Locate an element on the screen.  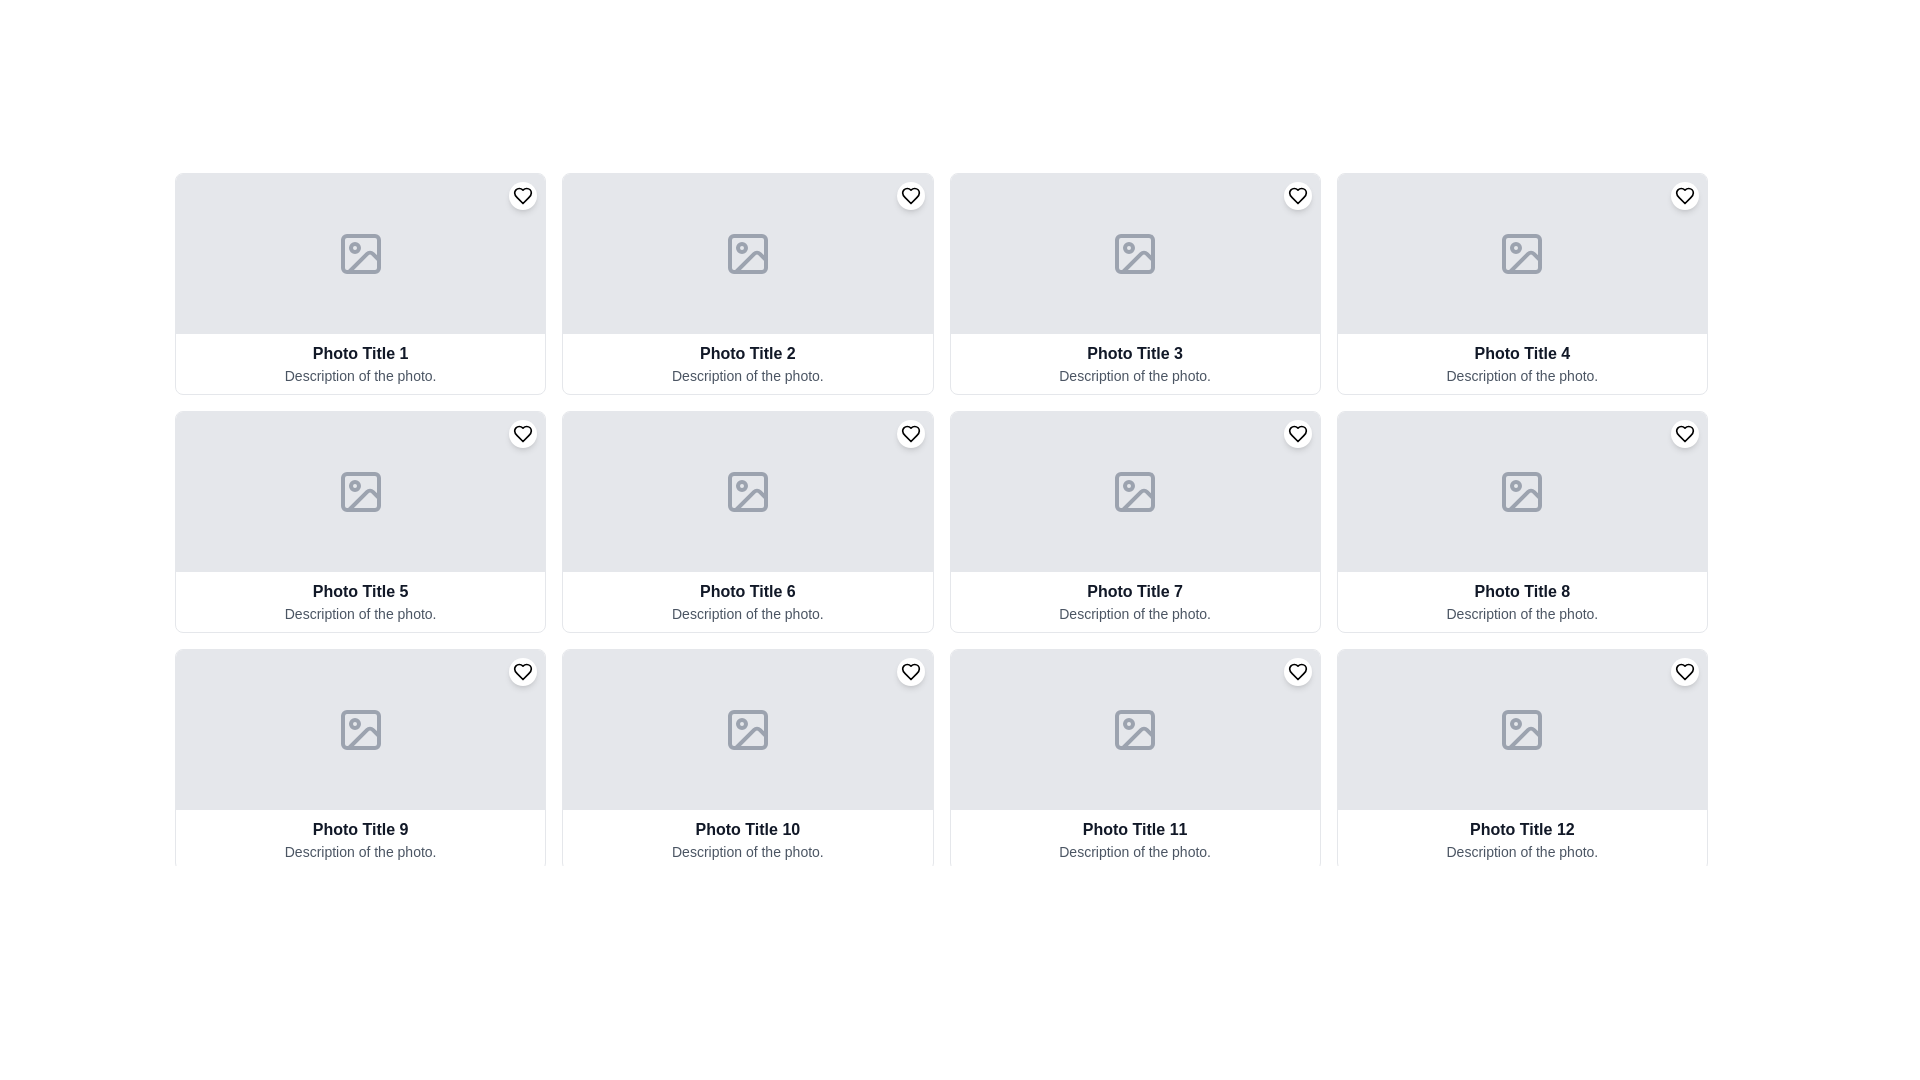
the text block containing the title 'Photo Title 5' and the description 'Description of the photo.' is located at coordinates (360, 600).